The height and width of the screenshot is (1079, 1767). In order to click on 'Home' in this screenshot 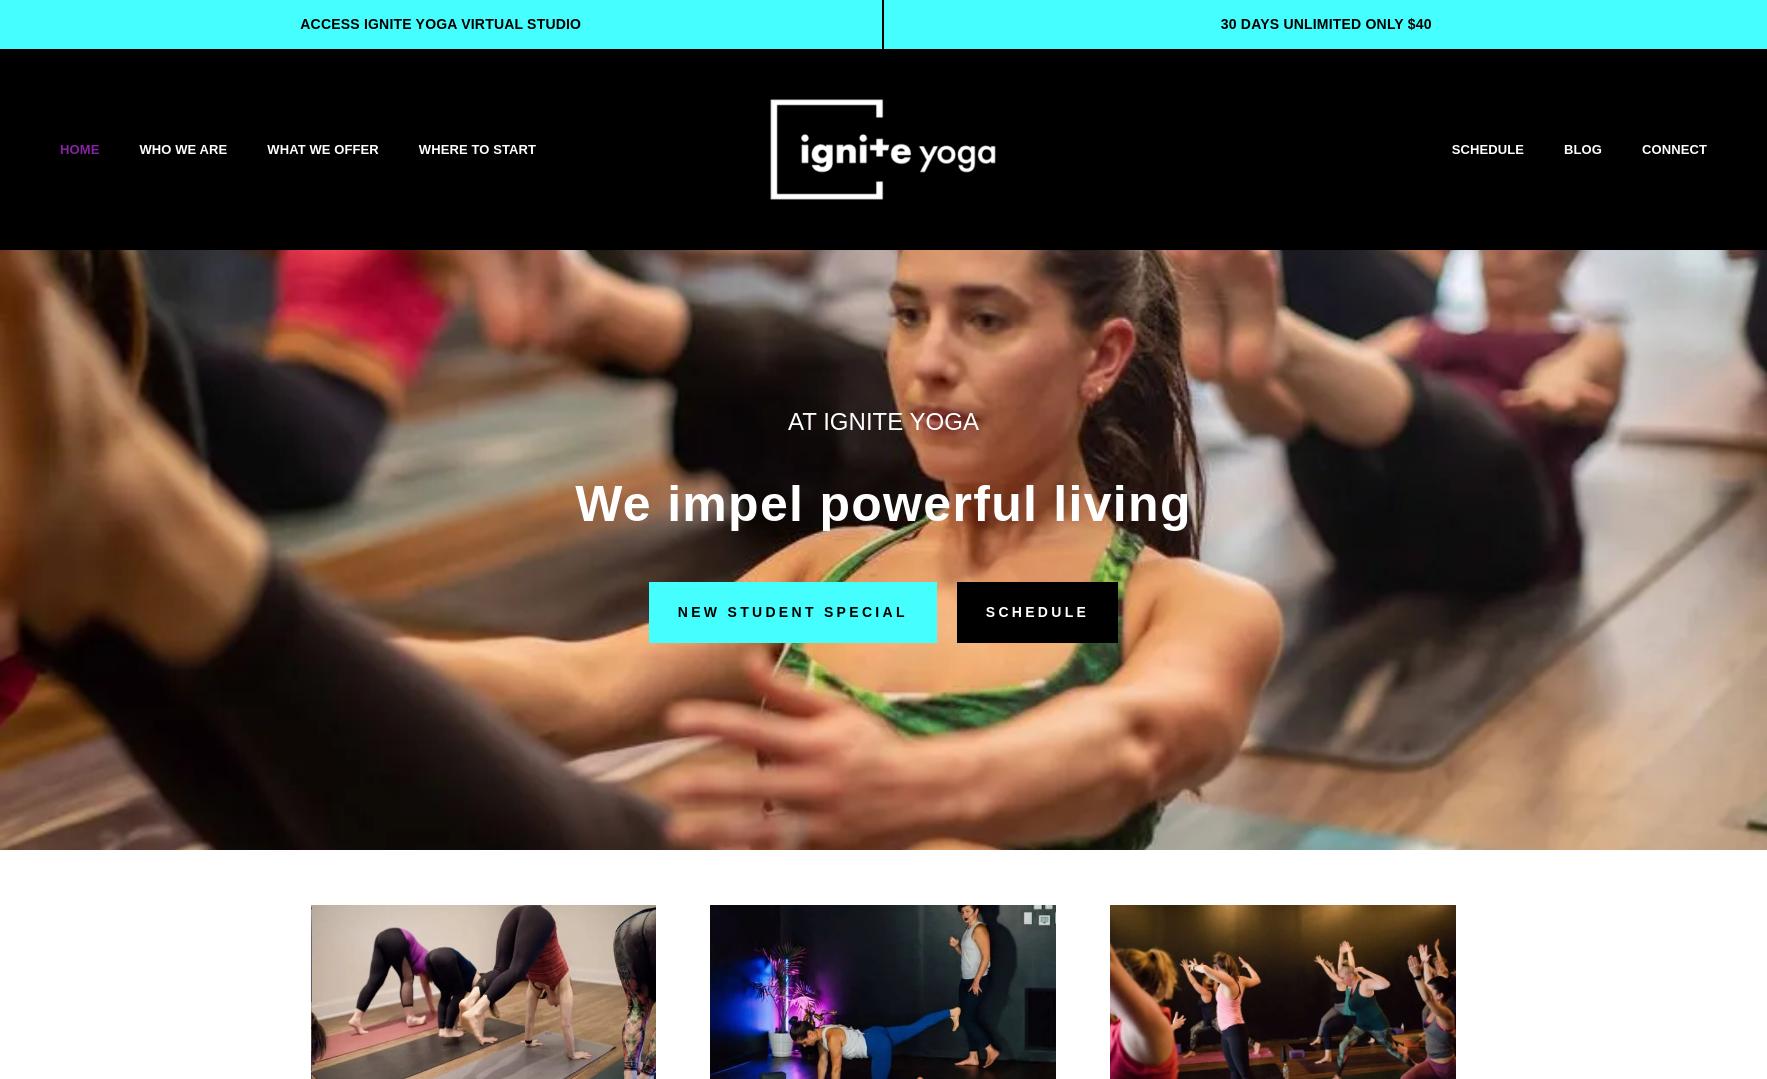, I will do `click(78, 147)`.